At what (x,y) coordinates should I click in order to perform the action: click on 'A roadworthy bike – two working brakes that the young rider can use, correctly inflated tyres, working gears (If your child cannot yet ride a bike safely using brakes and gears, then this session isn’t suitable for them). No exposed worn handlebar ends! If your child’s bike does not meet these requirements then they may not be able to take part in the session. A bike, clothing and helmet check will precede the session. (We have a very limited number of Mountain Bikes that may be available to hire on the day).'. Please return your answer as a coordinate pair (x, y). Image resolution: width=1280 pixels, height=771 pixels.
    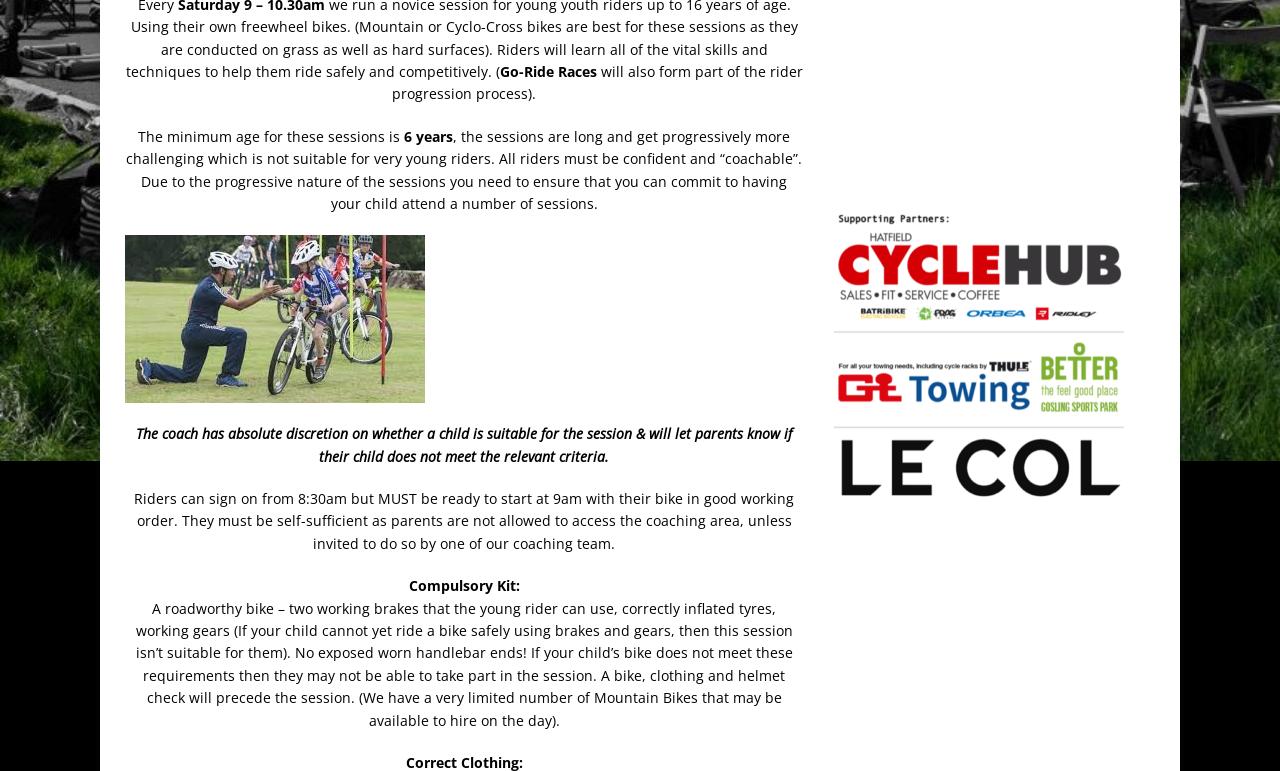
    Looking at the image, I should click on (462, 663).